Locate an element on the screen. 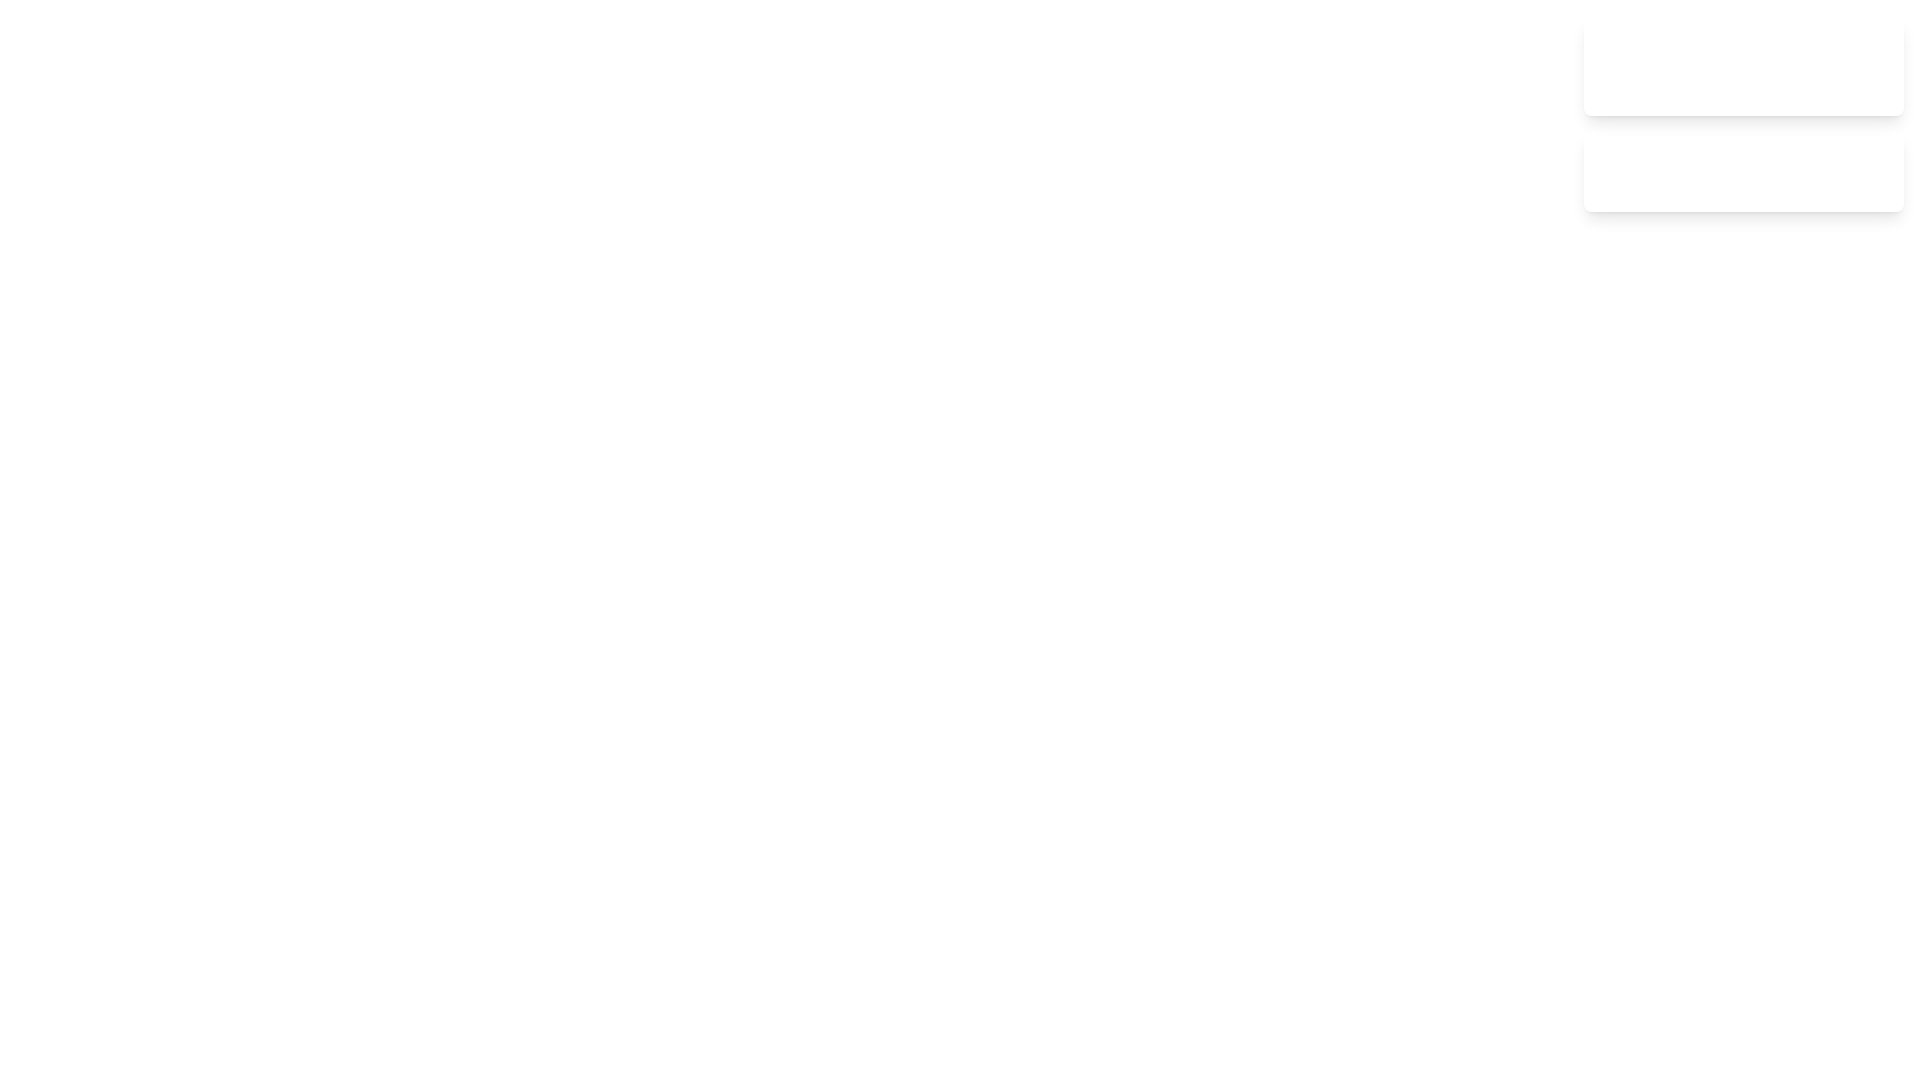 Image resolution: width=1920 pixels, height=1080 pixels. the notification icon to observe its context is located at coordinates (1609, 64).